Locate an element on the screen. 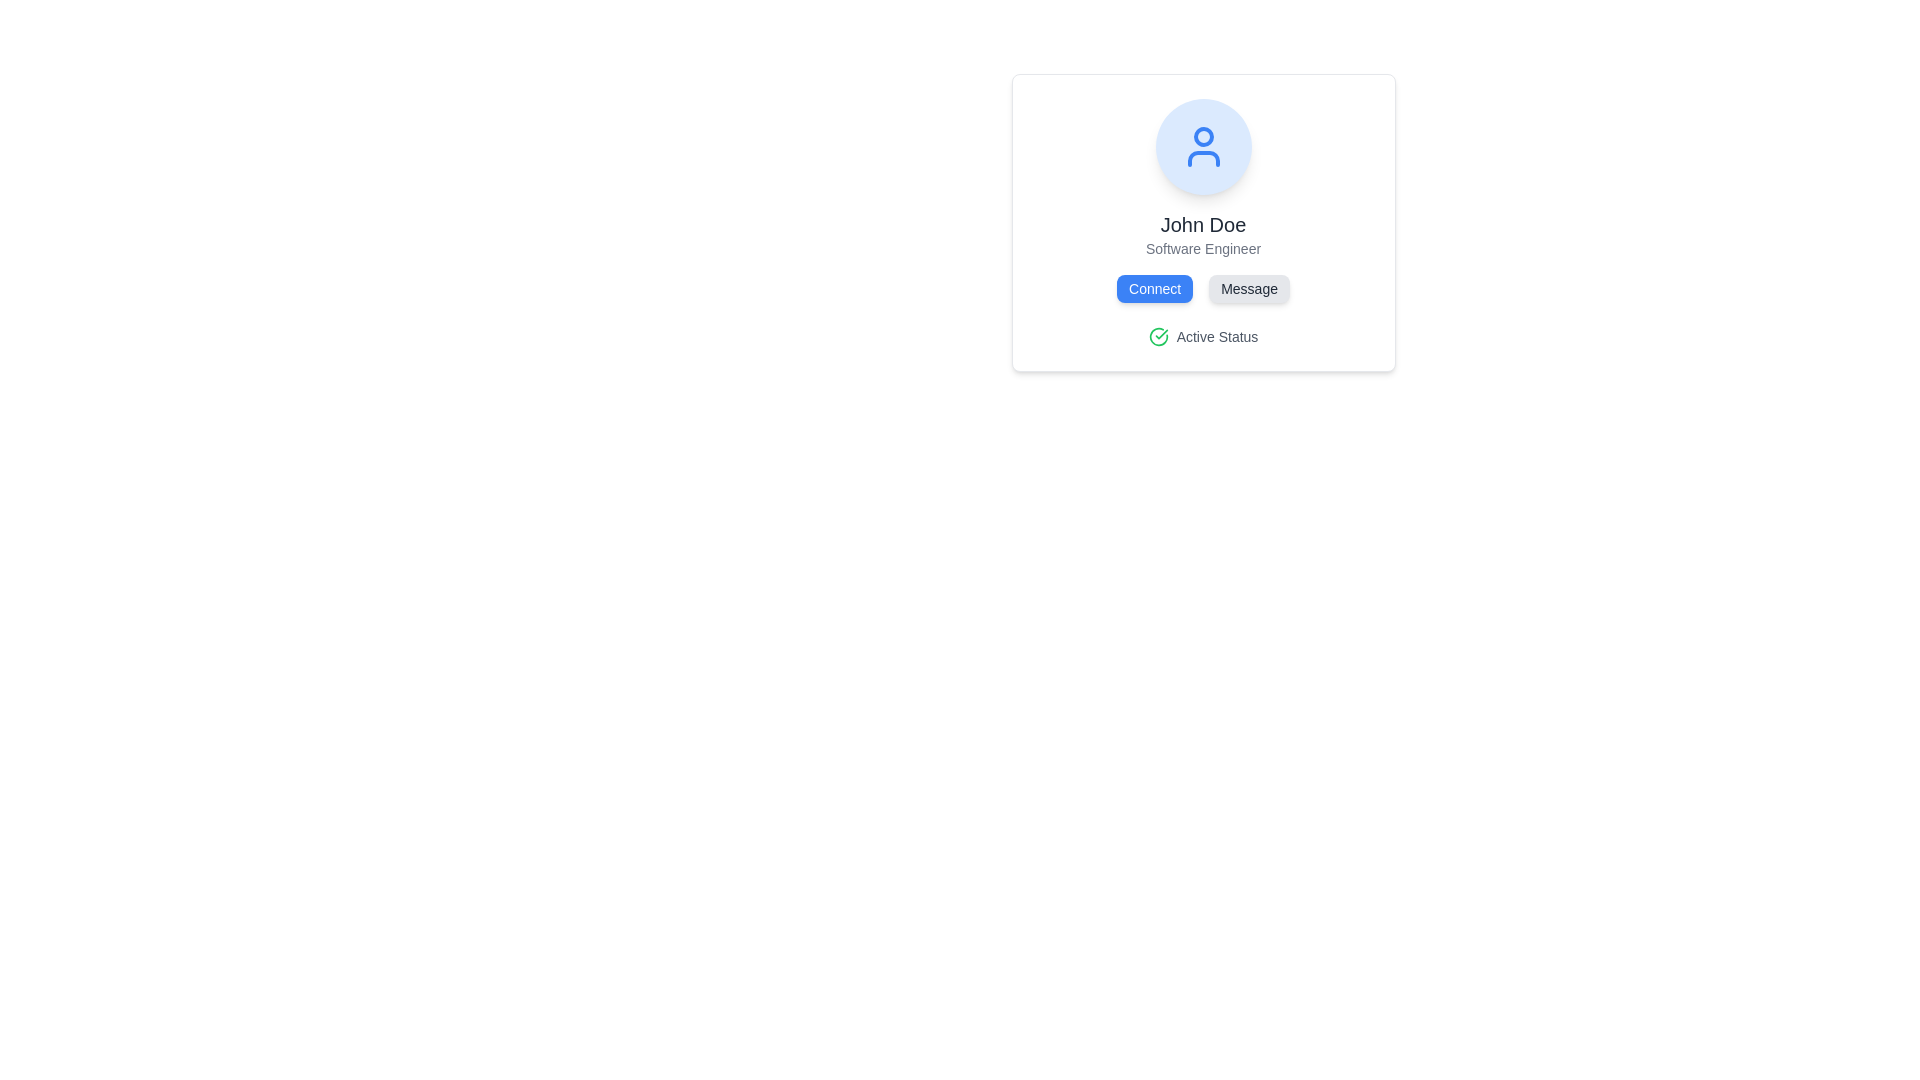  text content 'John Doe' from the Text Label which serves as the header in the profile card, positioned above the 'Software Engineer' text is located at coordinates (1202, 224).